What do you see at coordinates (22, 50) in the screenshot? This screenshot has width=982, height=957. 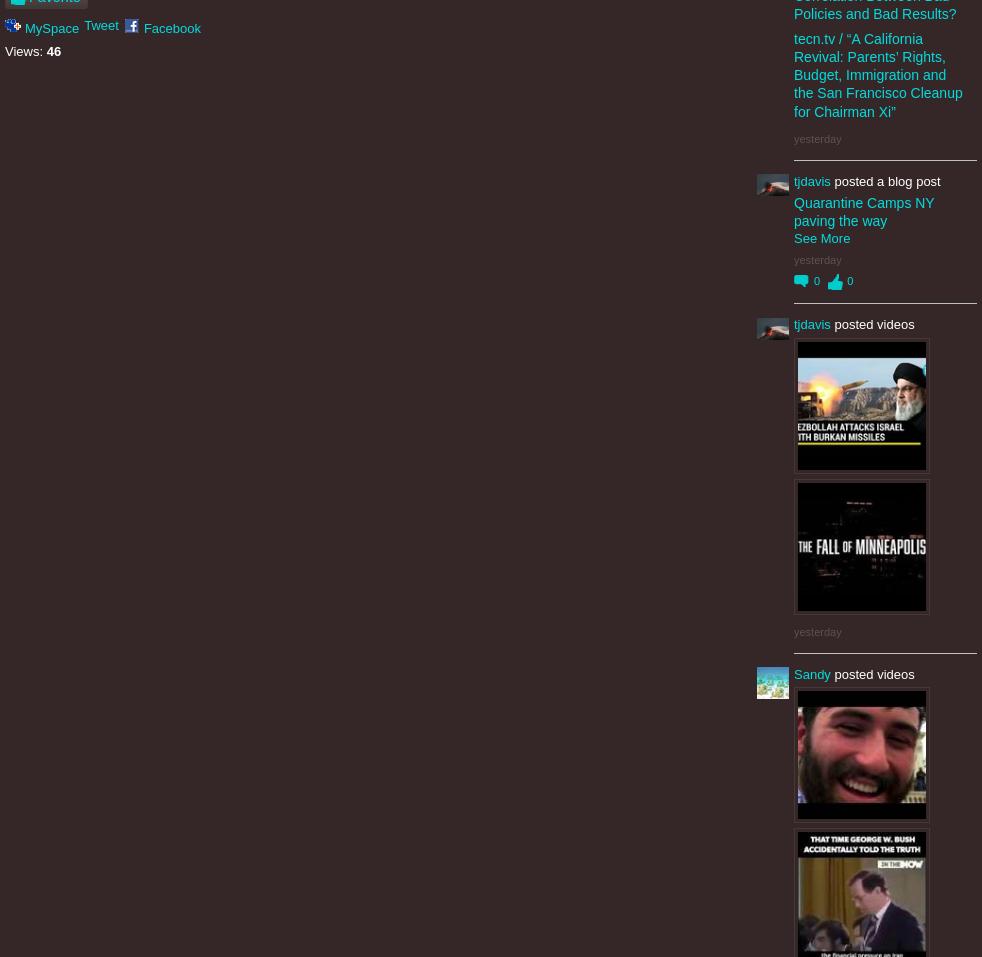 I see `'Views:'` at bounding box center [22, 50].